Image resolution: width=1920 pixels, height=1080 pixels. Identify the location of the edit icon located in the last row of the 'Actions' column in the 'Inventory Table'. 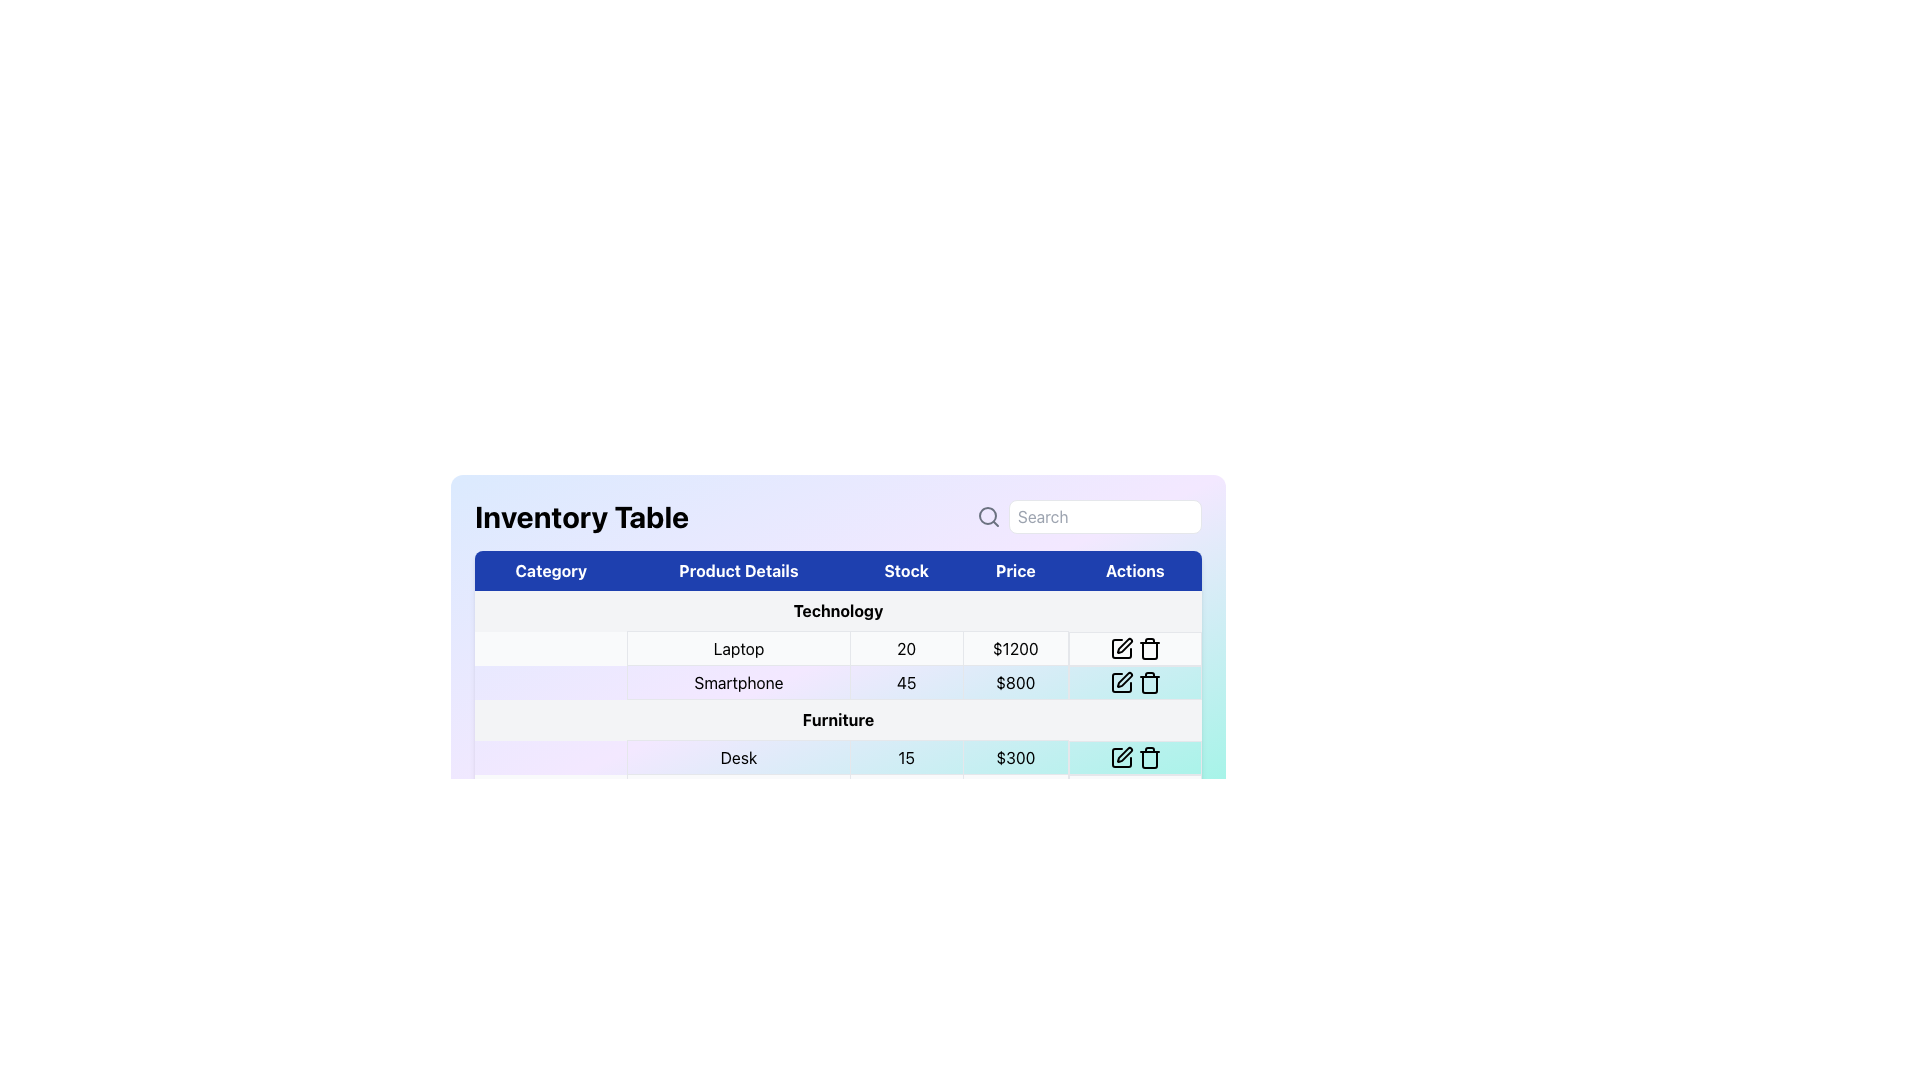
(1121, 757).